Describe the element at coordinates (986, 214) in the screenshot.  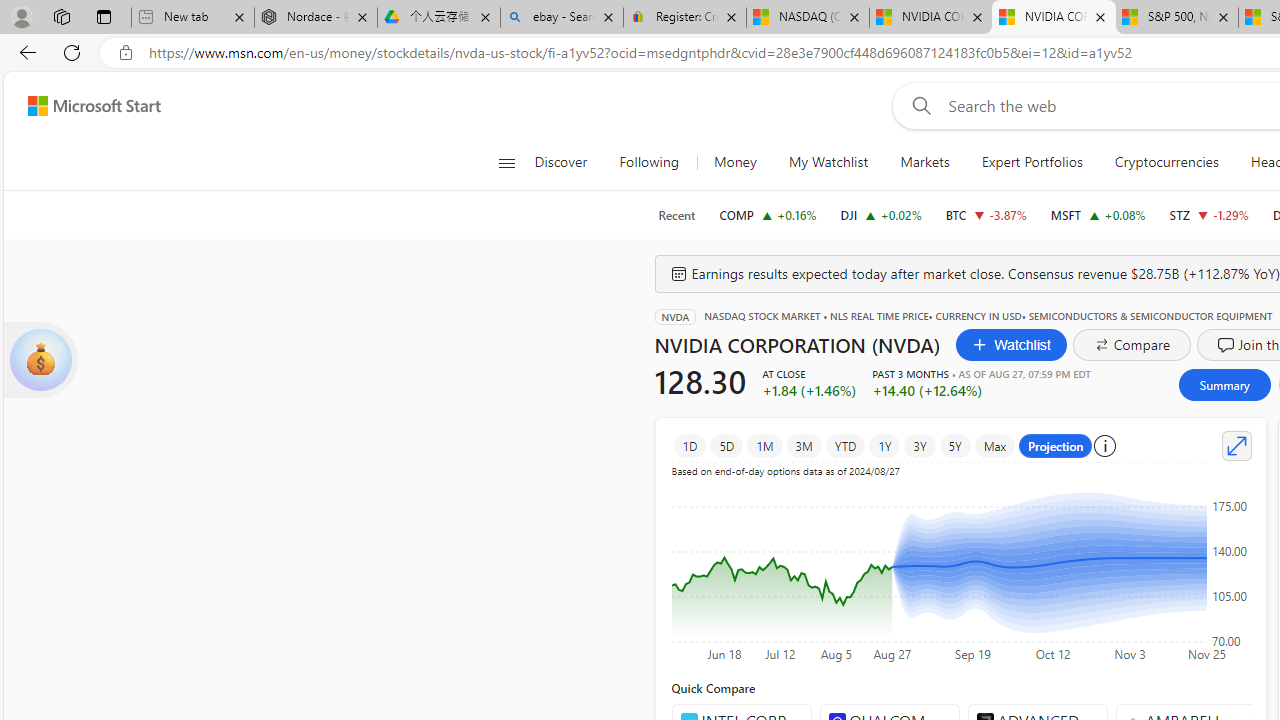
I see `'BTC Bitcoin decrease 60,043.79 -2,323.69 -3.87%'` at that location.